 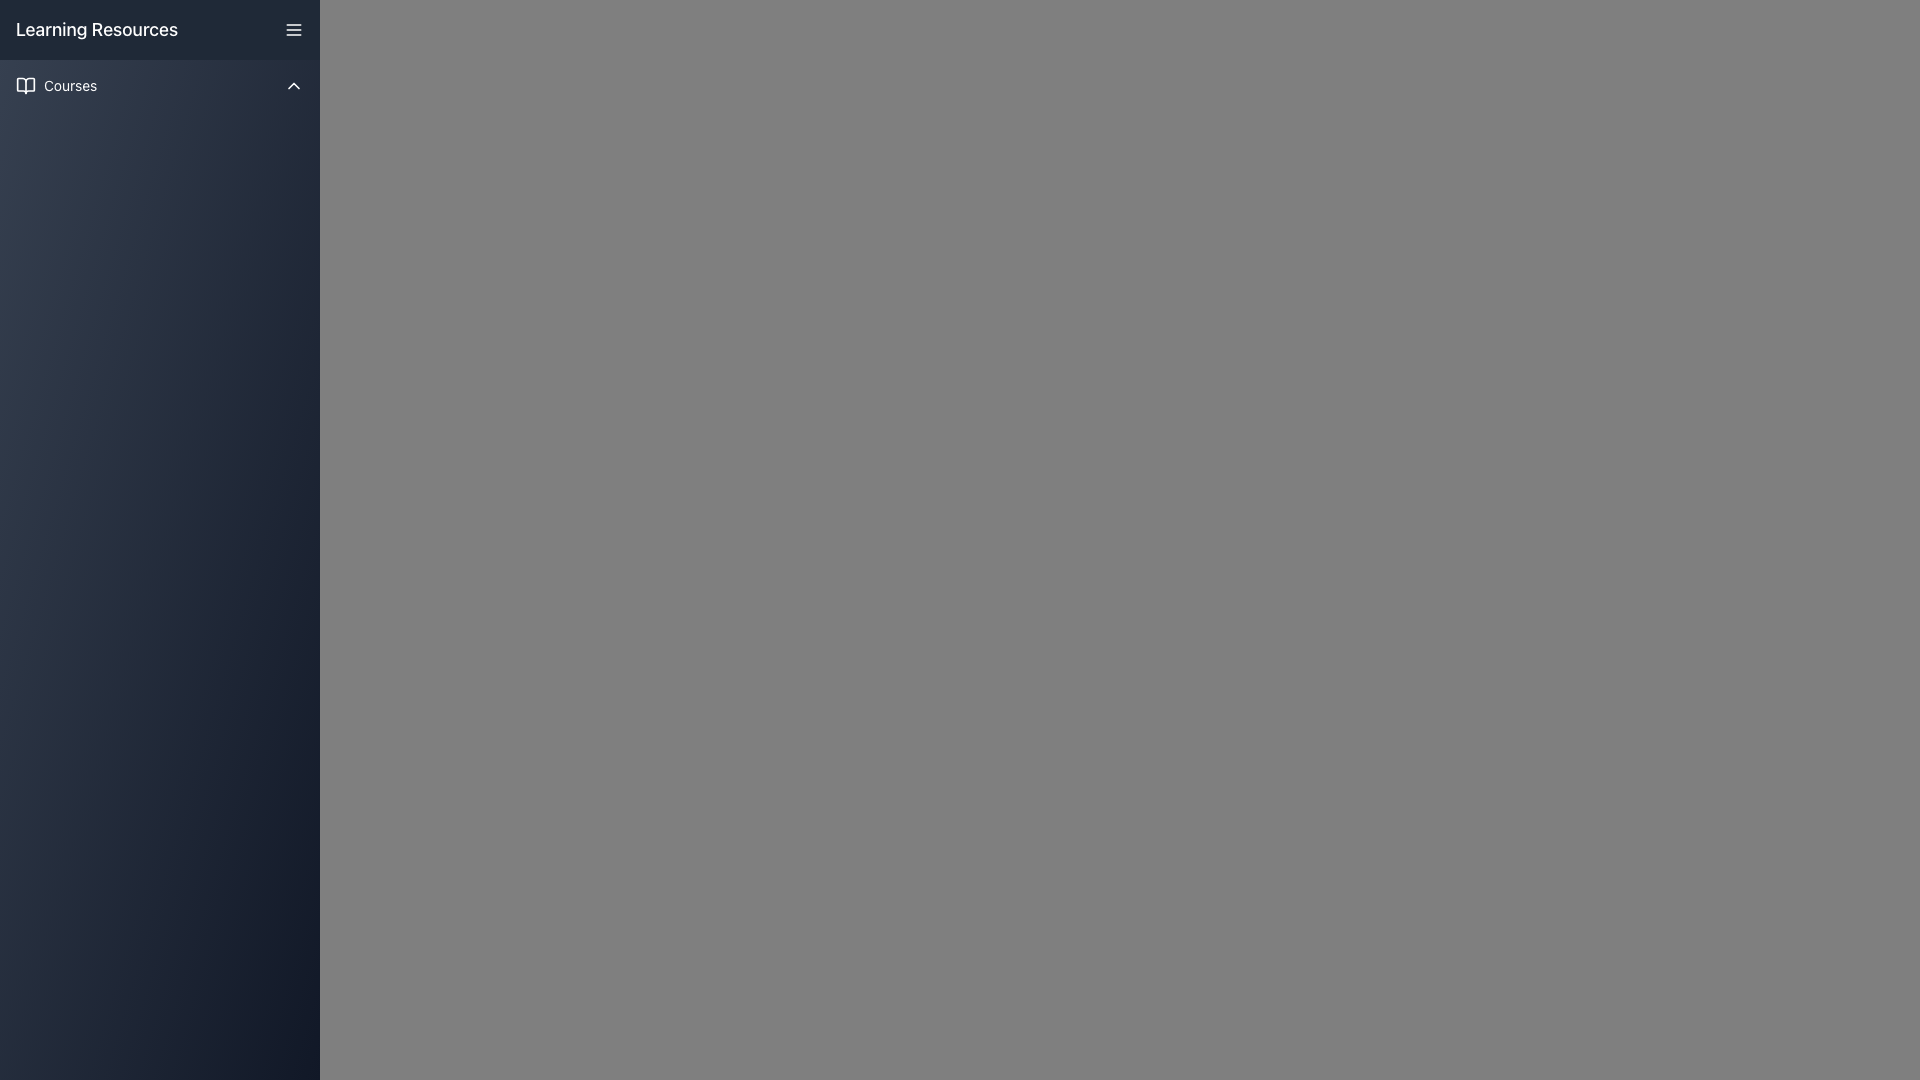 What do you see at coordinates (96, 30) in the screenshot?
I see `the 'Learning Resources' text label, which is styled with a large font size and medium weight, located in the upper-left corner of the dark sidebar` at bounding box center [96, 30].